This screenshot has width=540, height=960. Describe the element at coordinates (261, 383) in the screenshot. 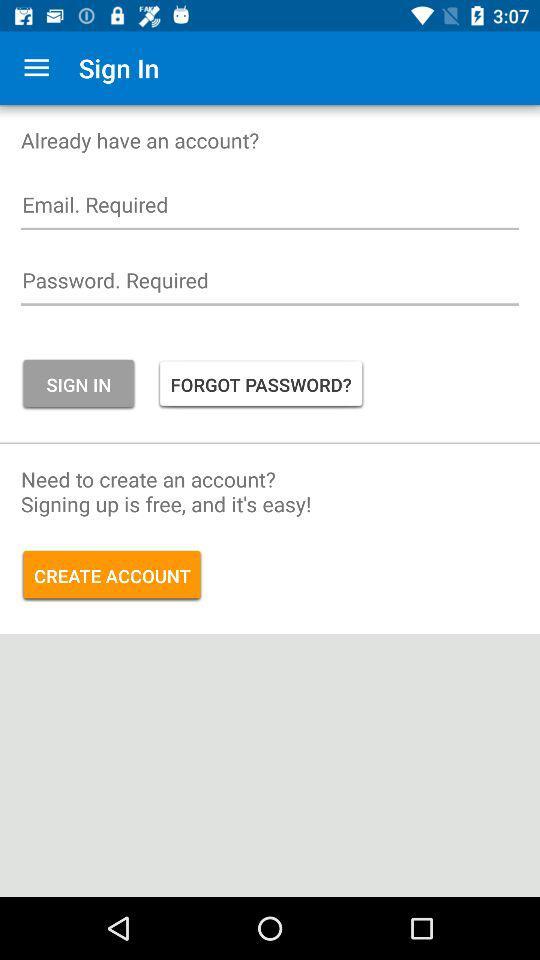

I see `forgot password? icon` at that location.